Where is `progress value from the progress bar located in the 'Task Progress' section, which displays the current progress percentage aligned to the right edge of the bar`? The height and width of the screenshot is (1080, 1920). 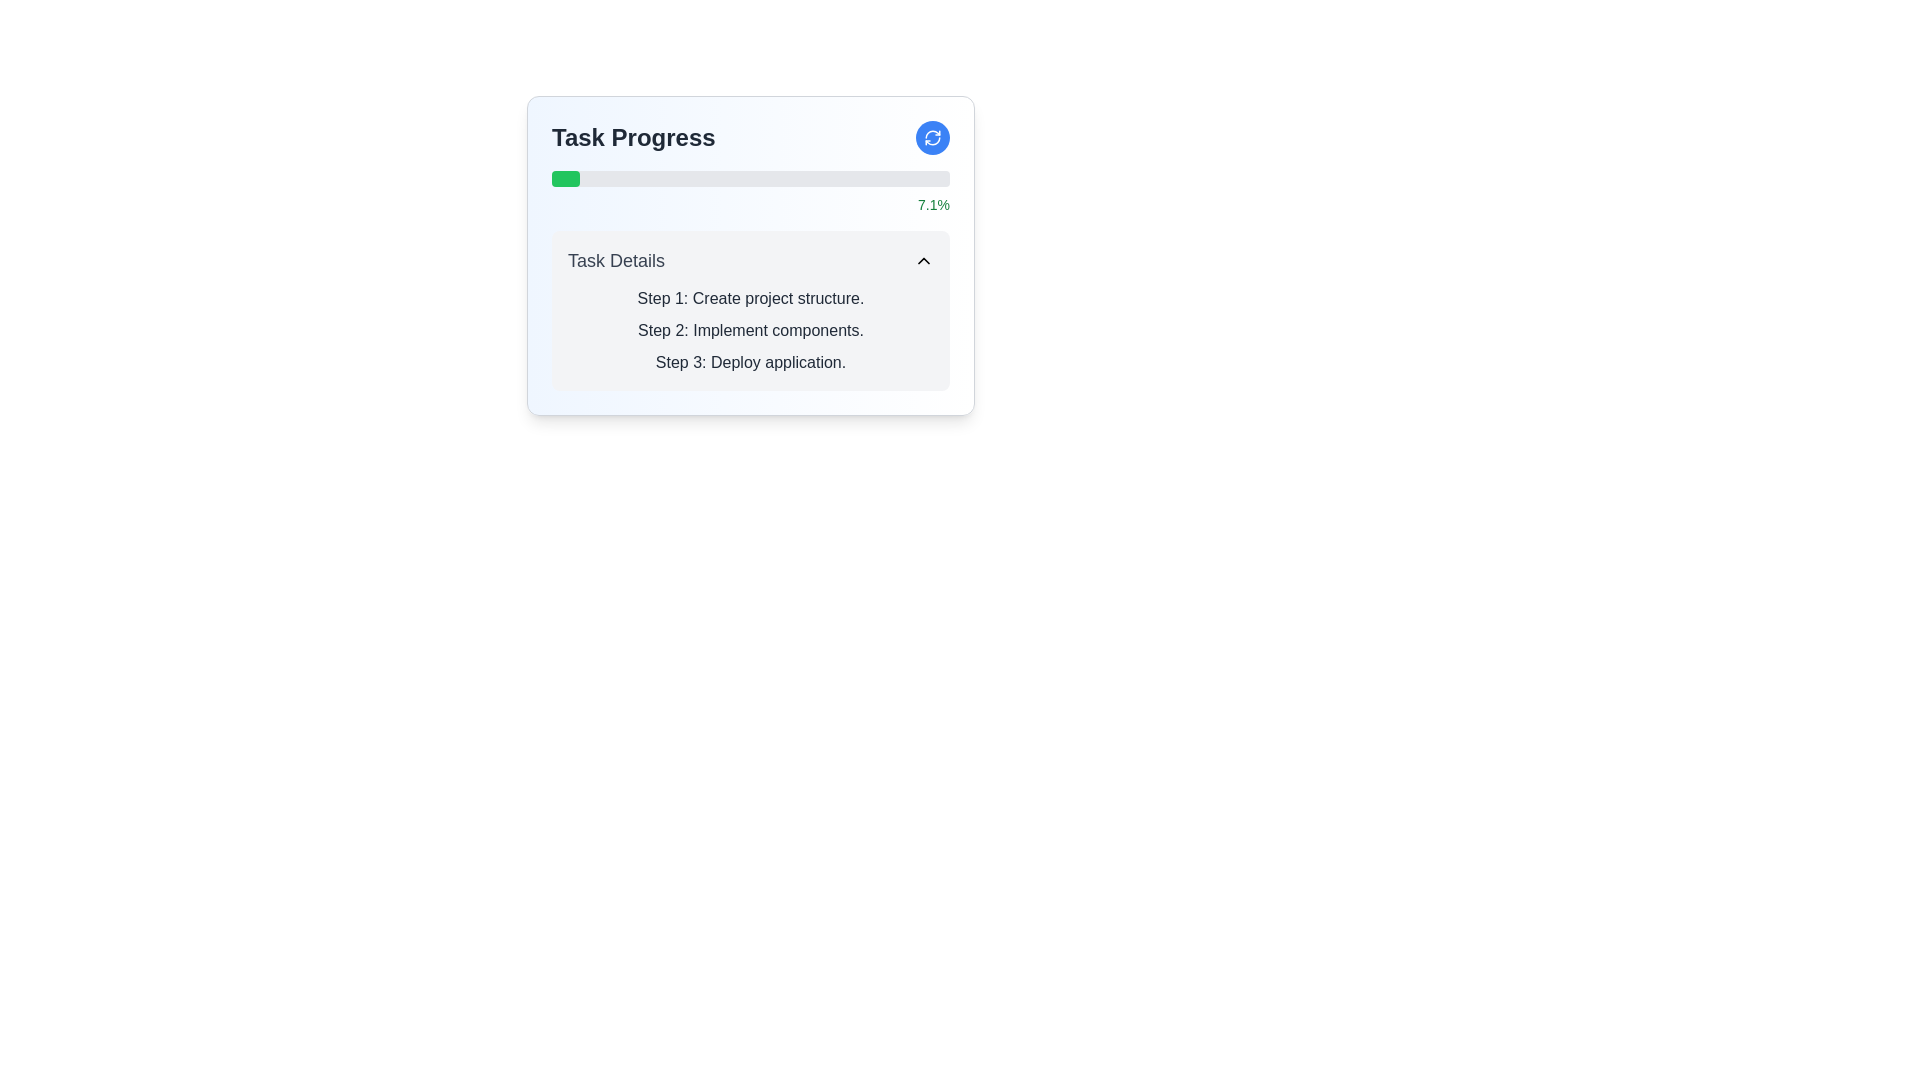
progress value from the progress bar located in the 'Task Progress' section, which displays the current progress percentage aligned to the right edge of the bar is located at coordinates (749, 192).